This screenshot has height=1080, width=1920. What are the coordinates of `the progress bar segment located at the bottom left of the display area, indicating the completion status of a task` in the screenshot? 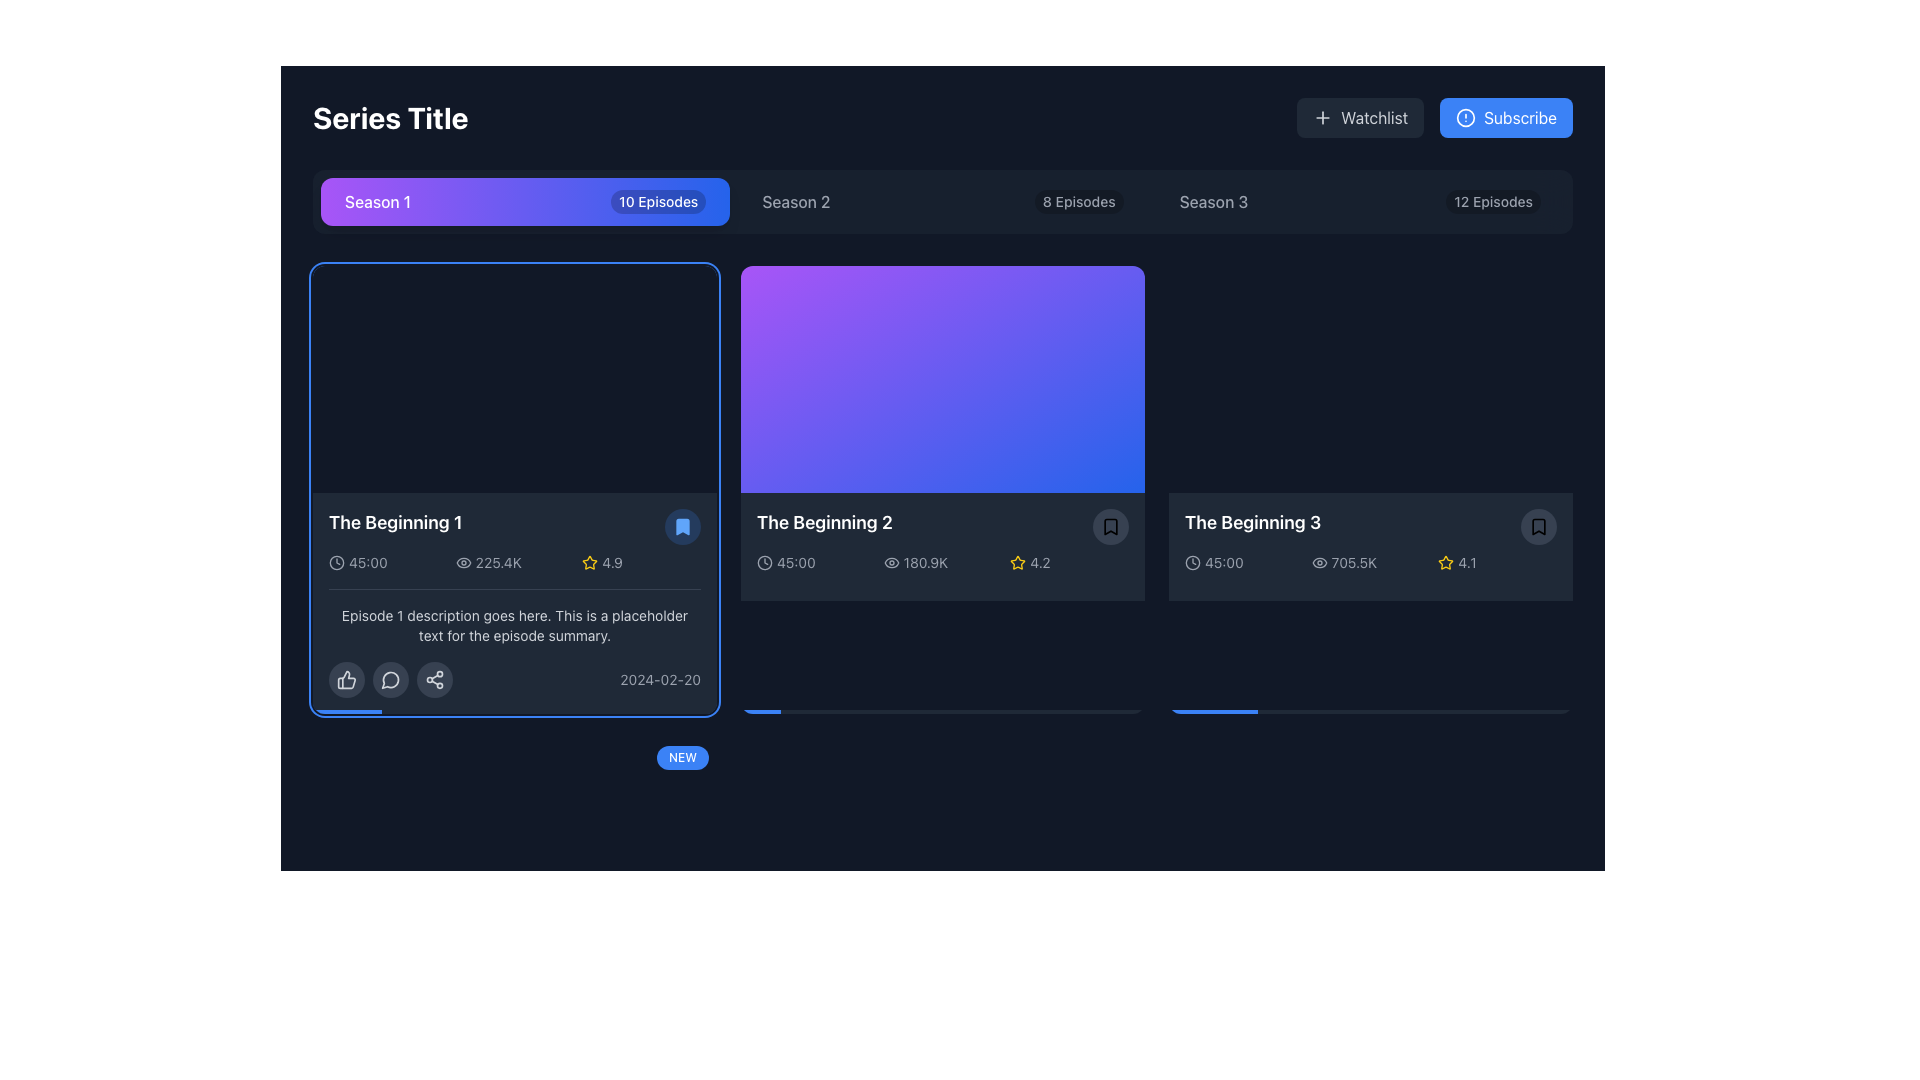 It's located at (760, 711).